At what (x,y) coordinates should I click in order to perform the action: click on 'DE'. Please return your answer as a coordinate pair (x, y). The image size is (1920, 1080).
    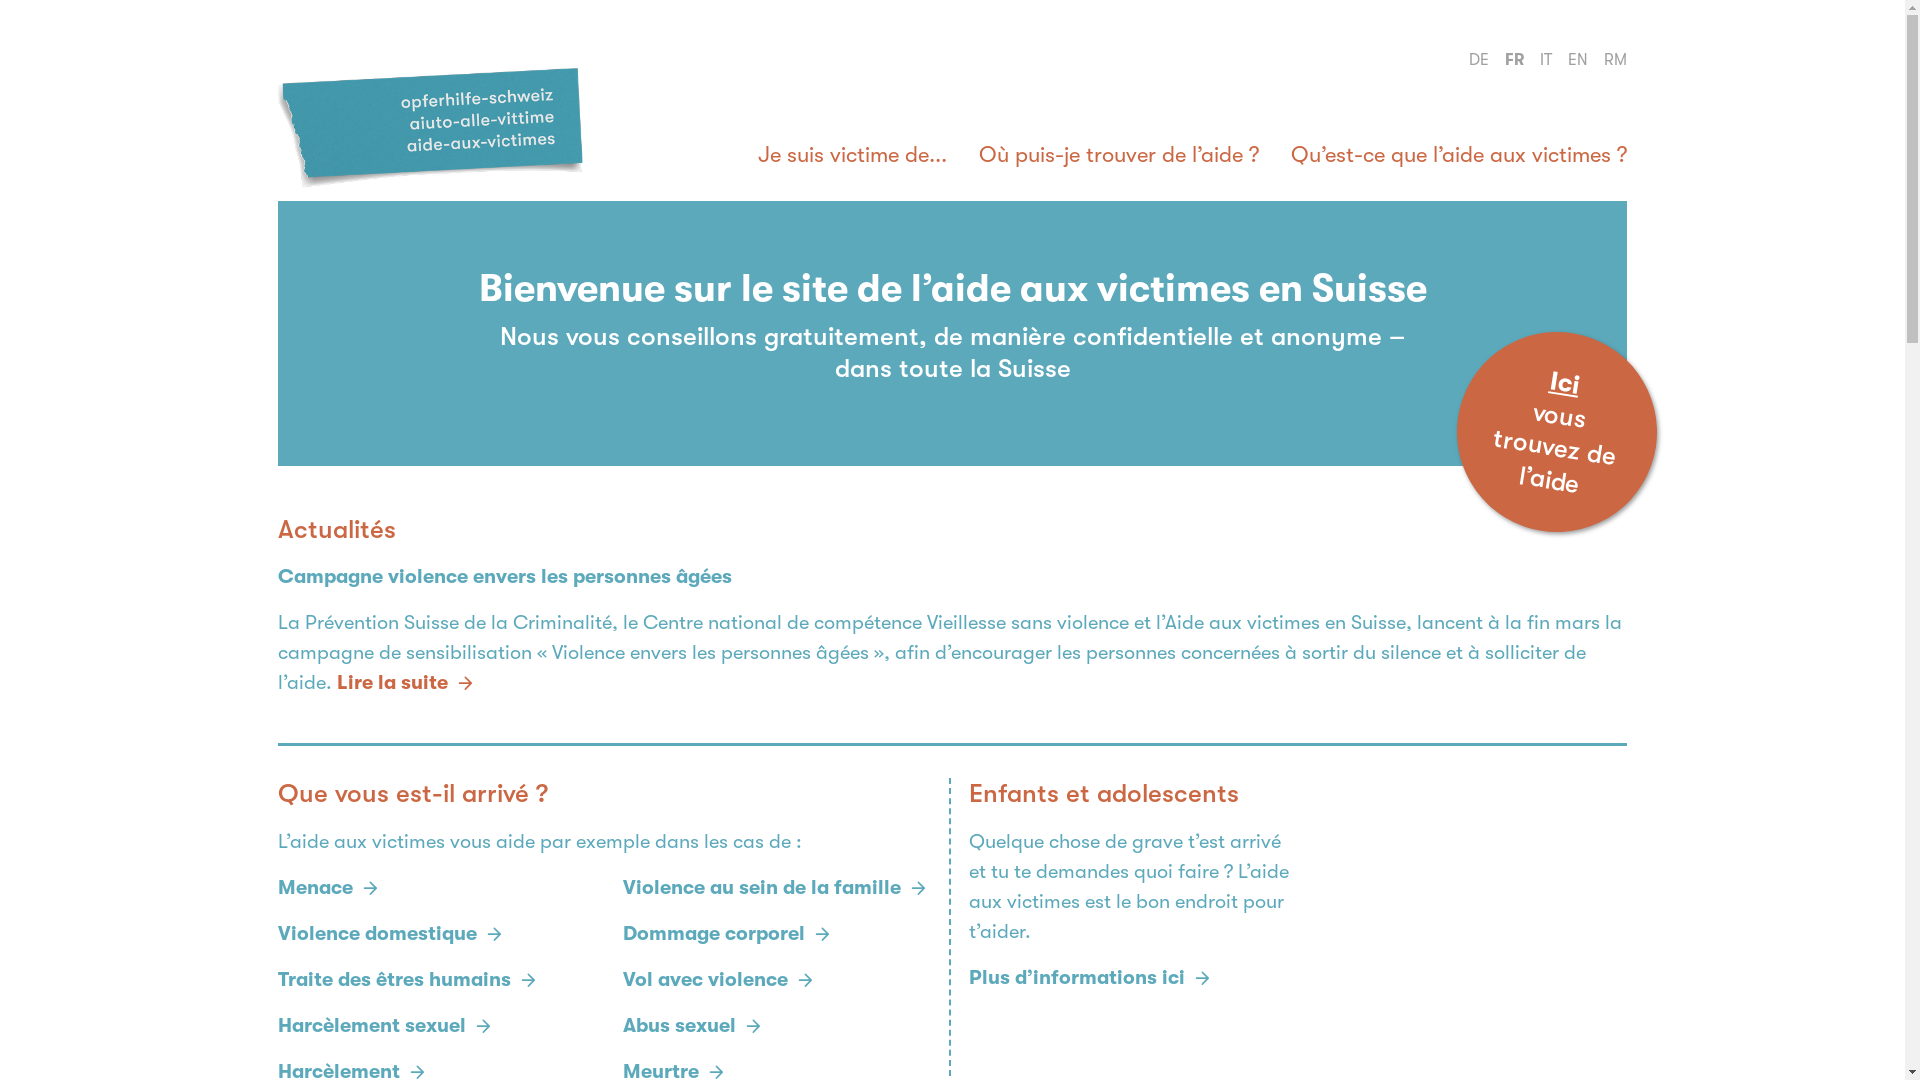
    Looking at the image, I should click on (1478, 59).